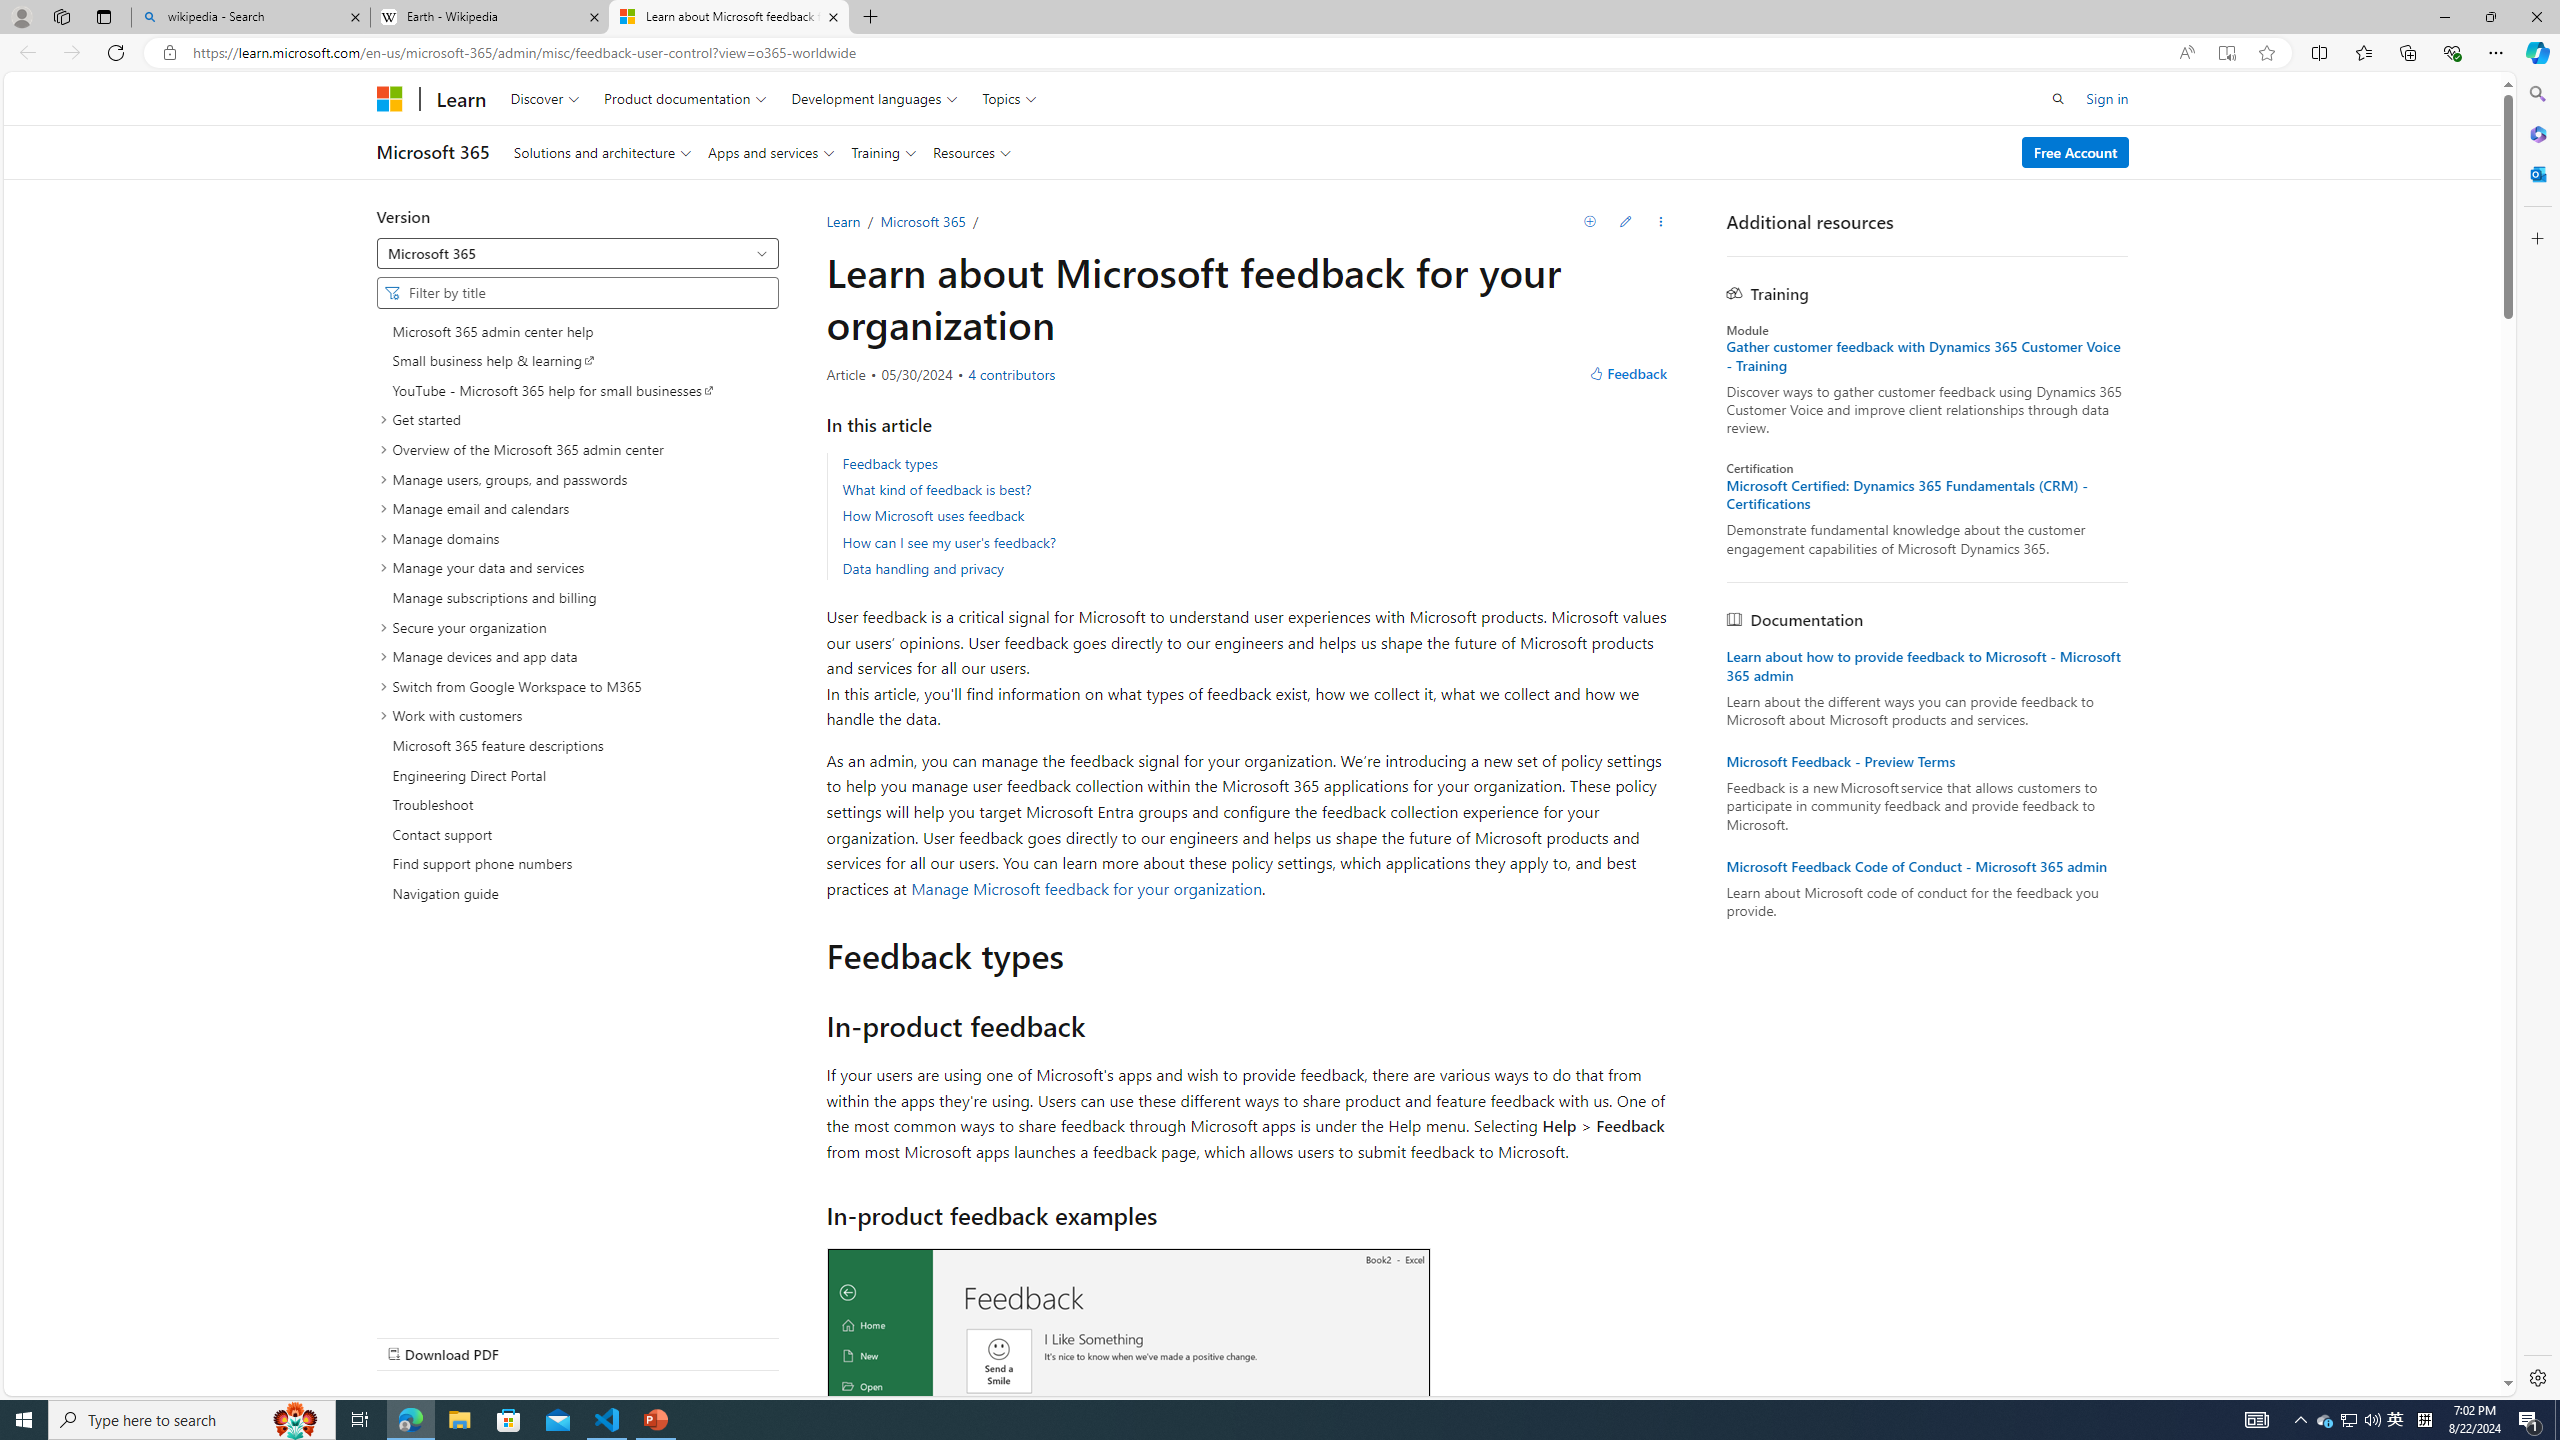 The height and width of the screenshot is (1440, 2560). I want to click on 'Development languages', so click(875, 97).